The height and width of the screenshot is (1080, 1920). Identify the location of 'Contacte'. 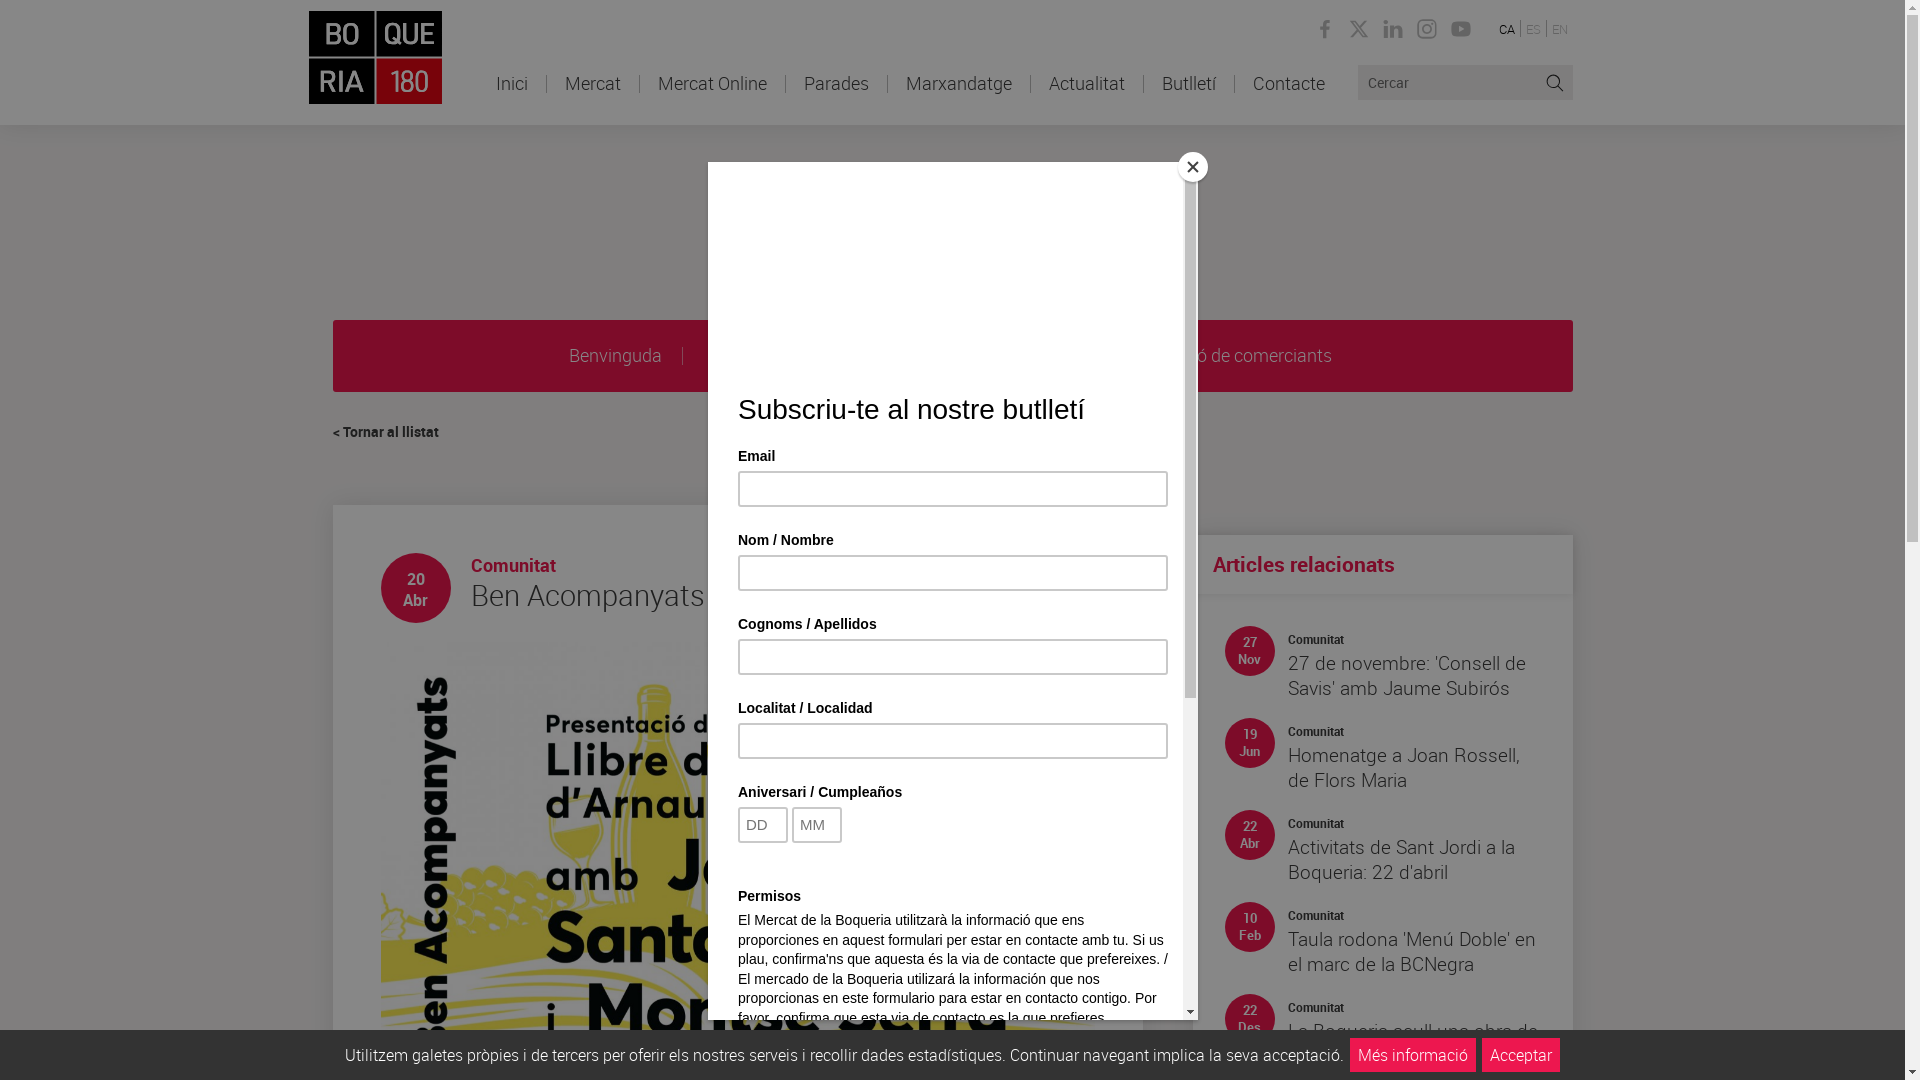
(1232, 99).